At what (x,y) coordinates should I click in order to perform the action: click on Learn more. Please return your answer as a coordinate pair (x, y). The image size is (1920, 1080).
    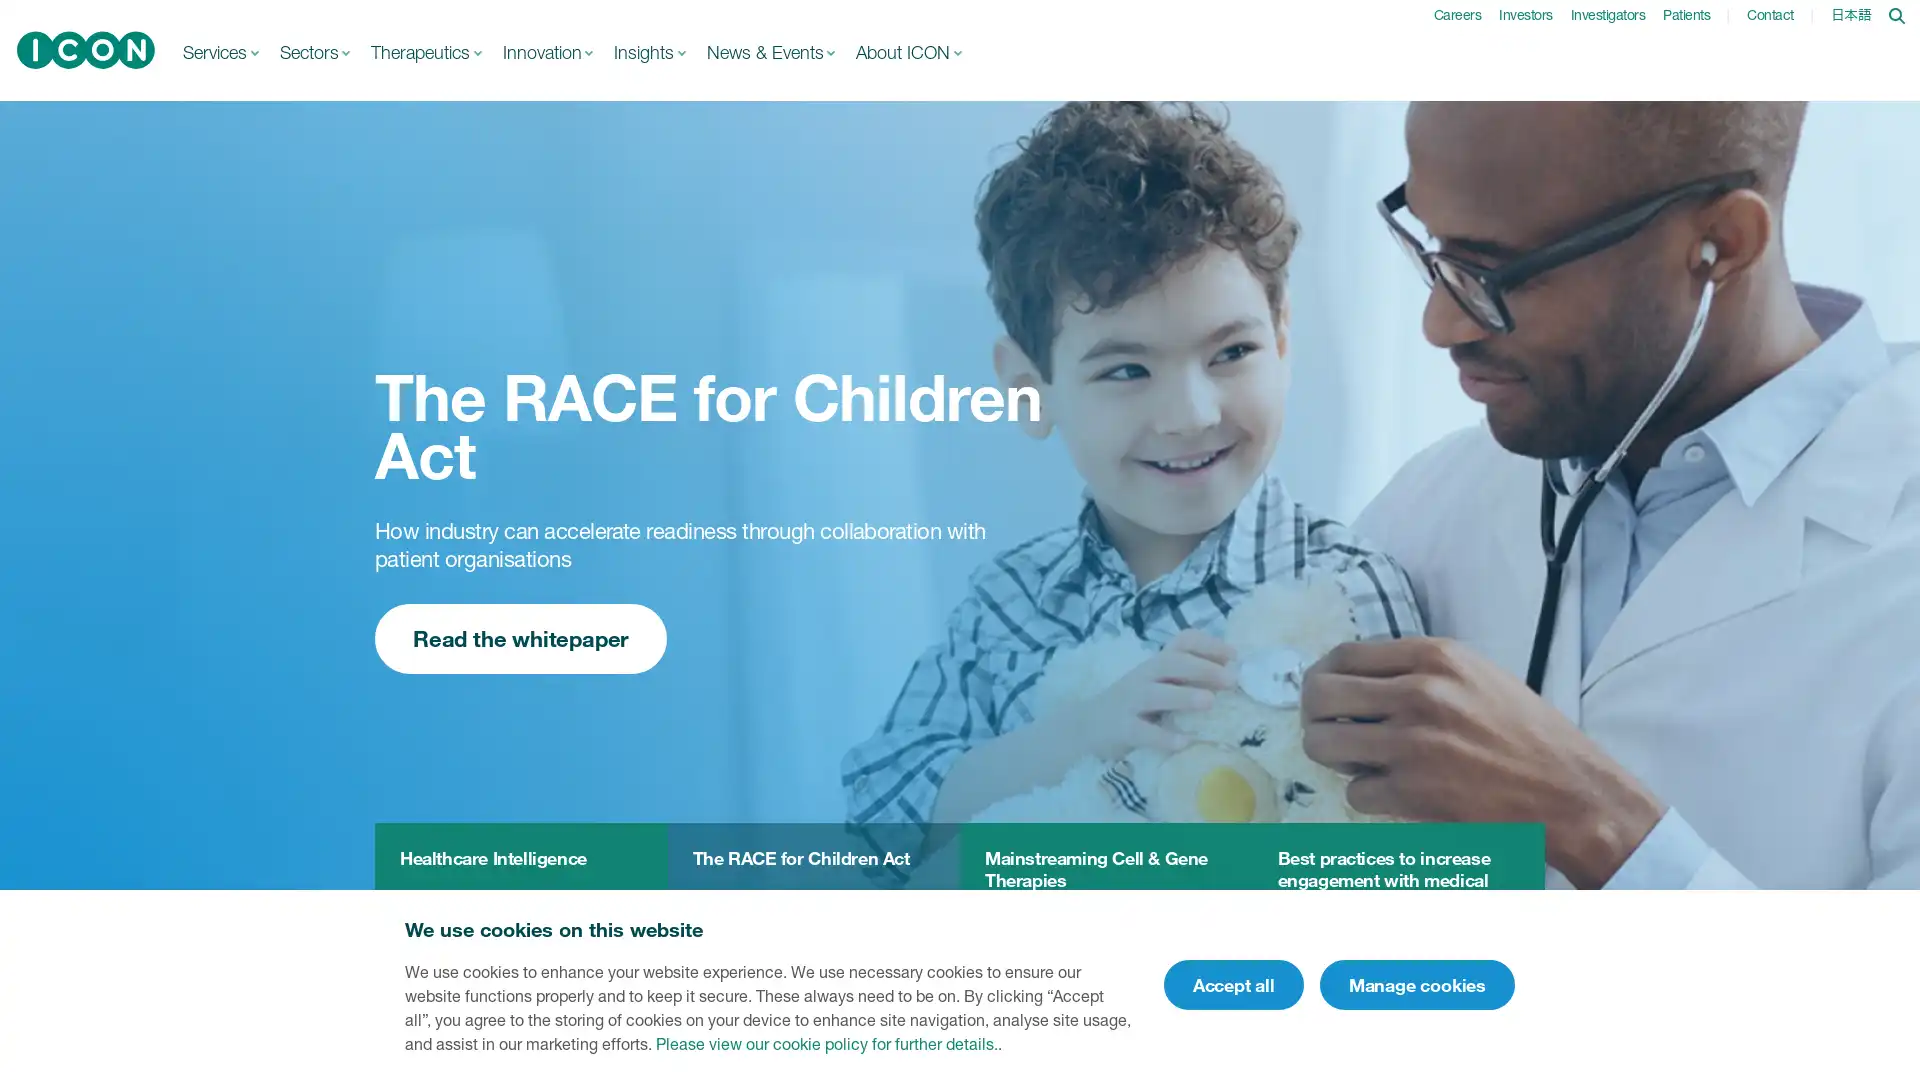
    Looking at the image, I should click on (474, 623).